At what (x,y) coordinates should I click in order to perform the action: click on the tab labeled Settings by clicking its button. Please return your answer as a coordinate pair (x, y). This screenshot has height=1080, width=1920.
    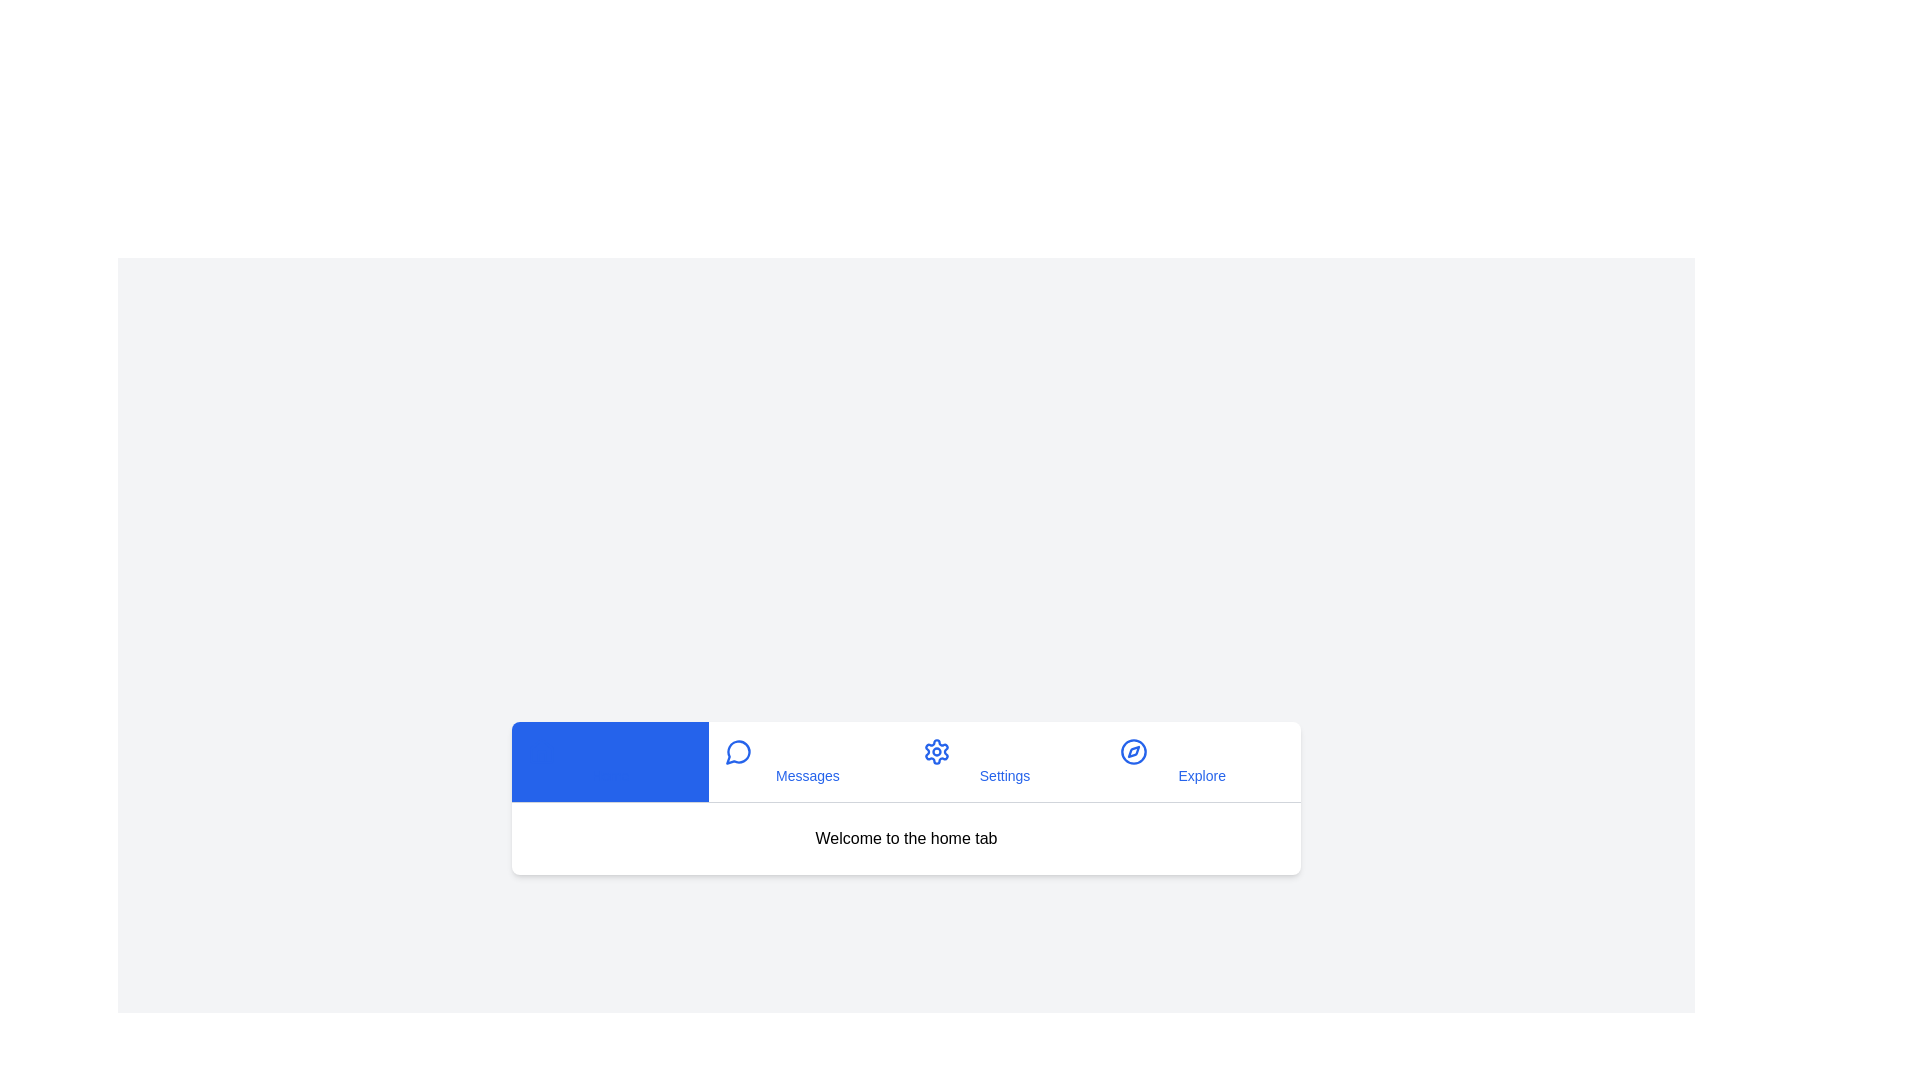
    Looking at the image, I should click on (1005, 761).